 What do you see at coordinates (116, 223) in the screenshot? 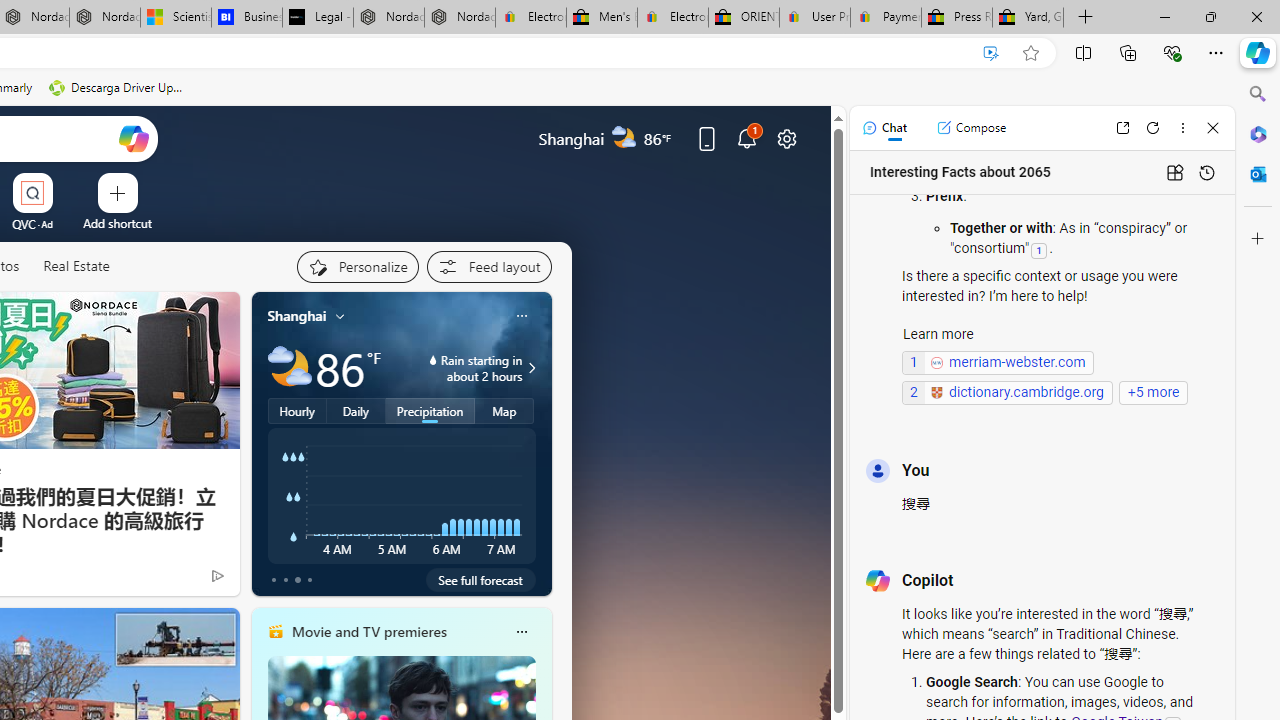
I see `'Add a site'` at bounding box center [116, 223].